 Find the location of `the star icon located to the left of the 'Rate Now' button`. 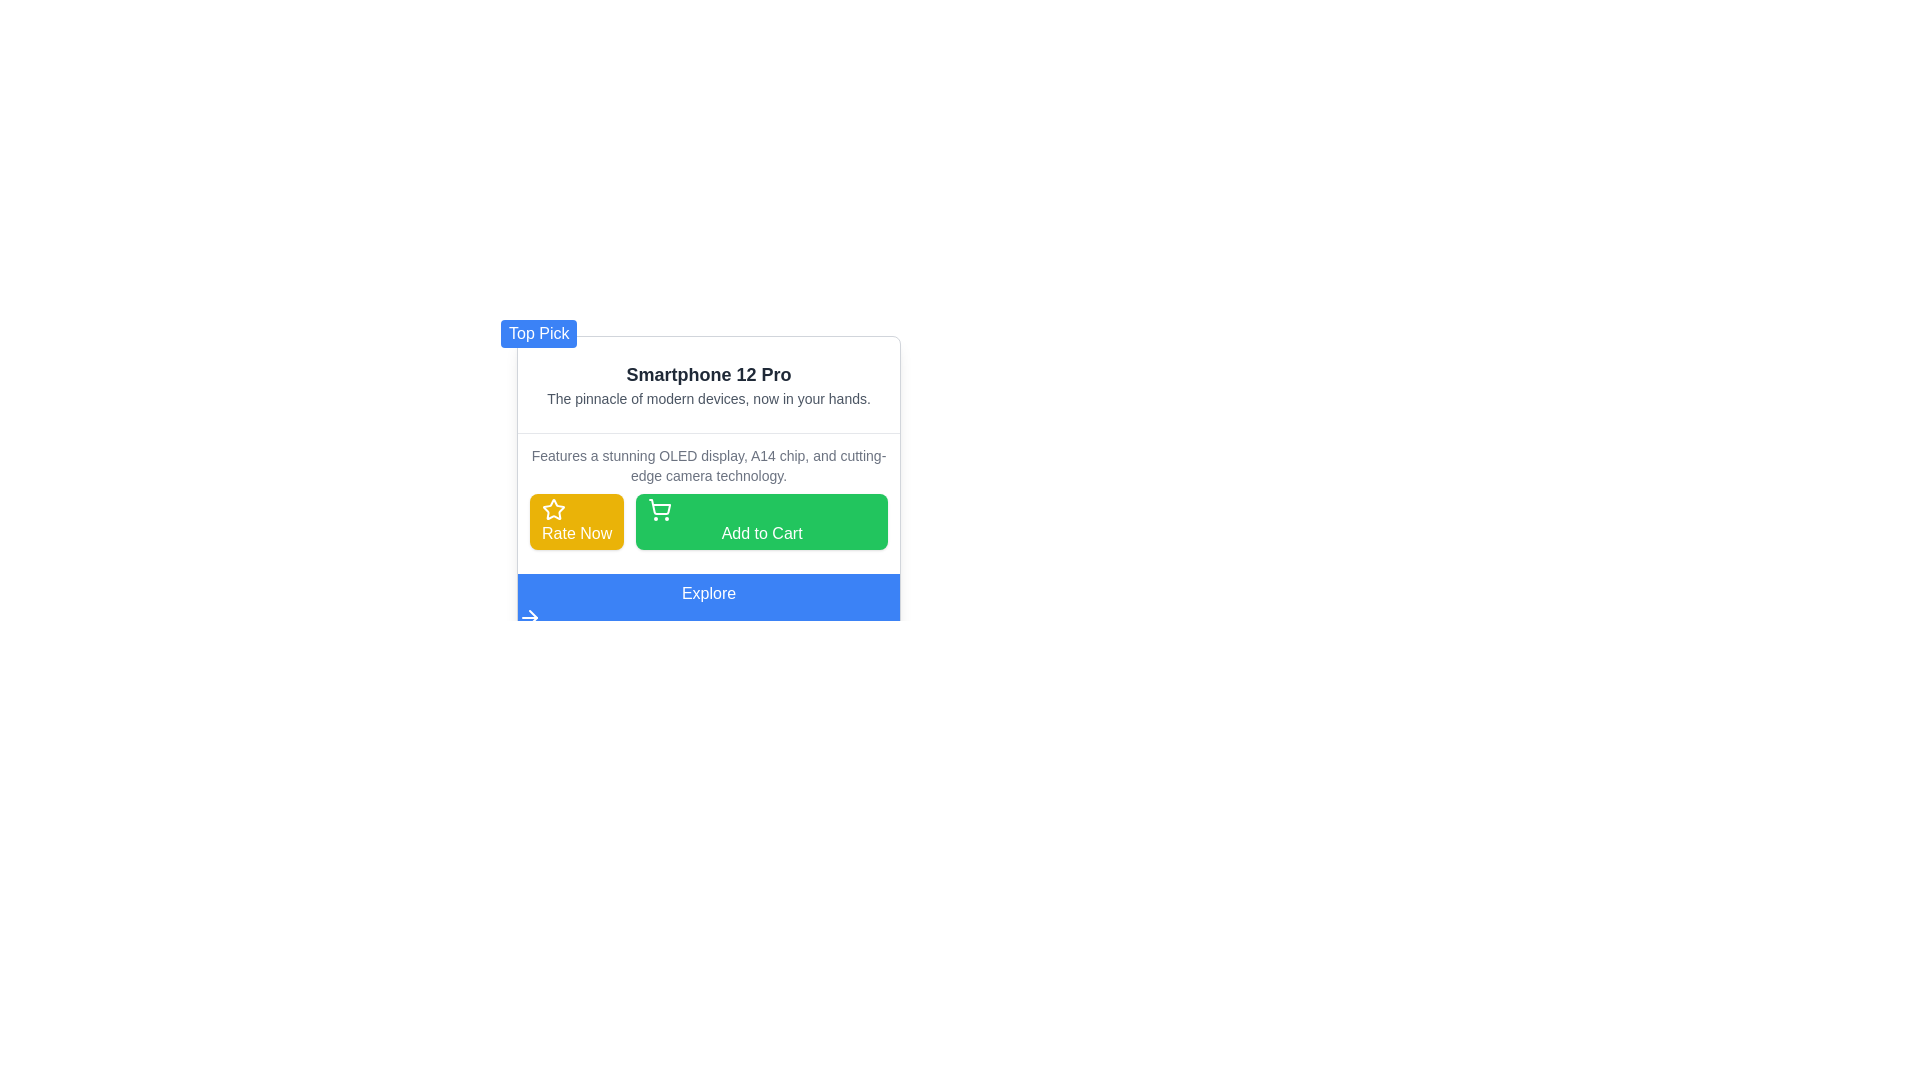

the star icon located to the left of the 'Rate Now' button is located at coordinates (553, 508).